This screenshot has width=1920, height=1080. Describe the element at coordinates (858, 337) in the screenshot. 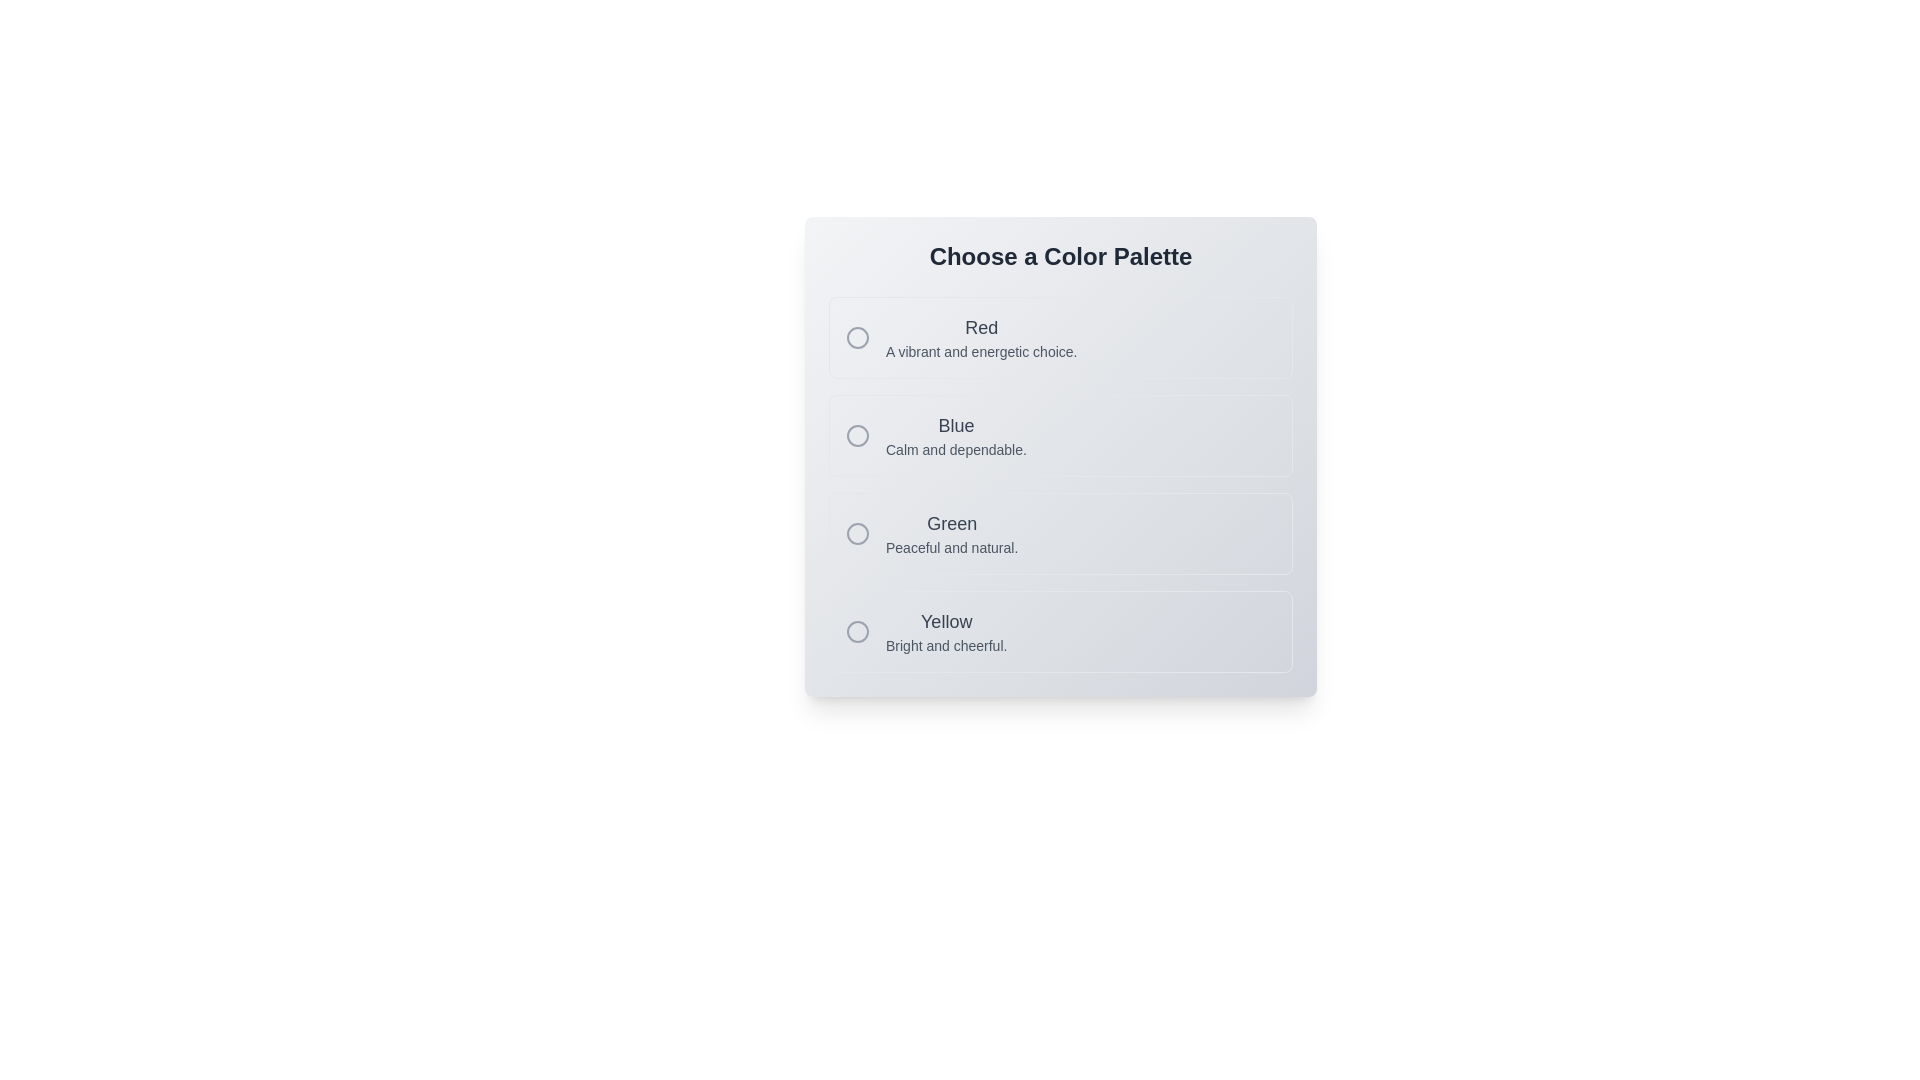

I see `the radio button for the 'Red' color option located at the top of the 'Choose a Color Palette' section` at that location.